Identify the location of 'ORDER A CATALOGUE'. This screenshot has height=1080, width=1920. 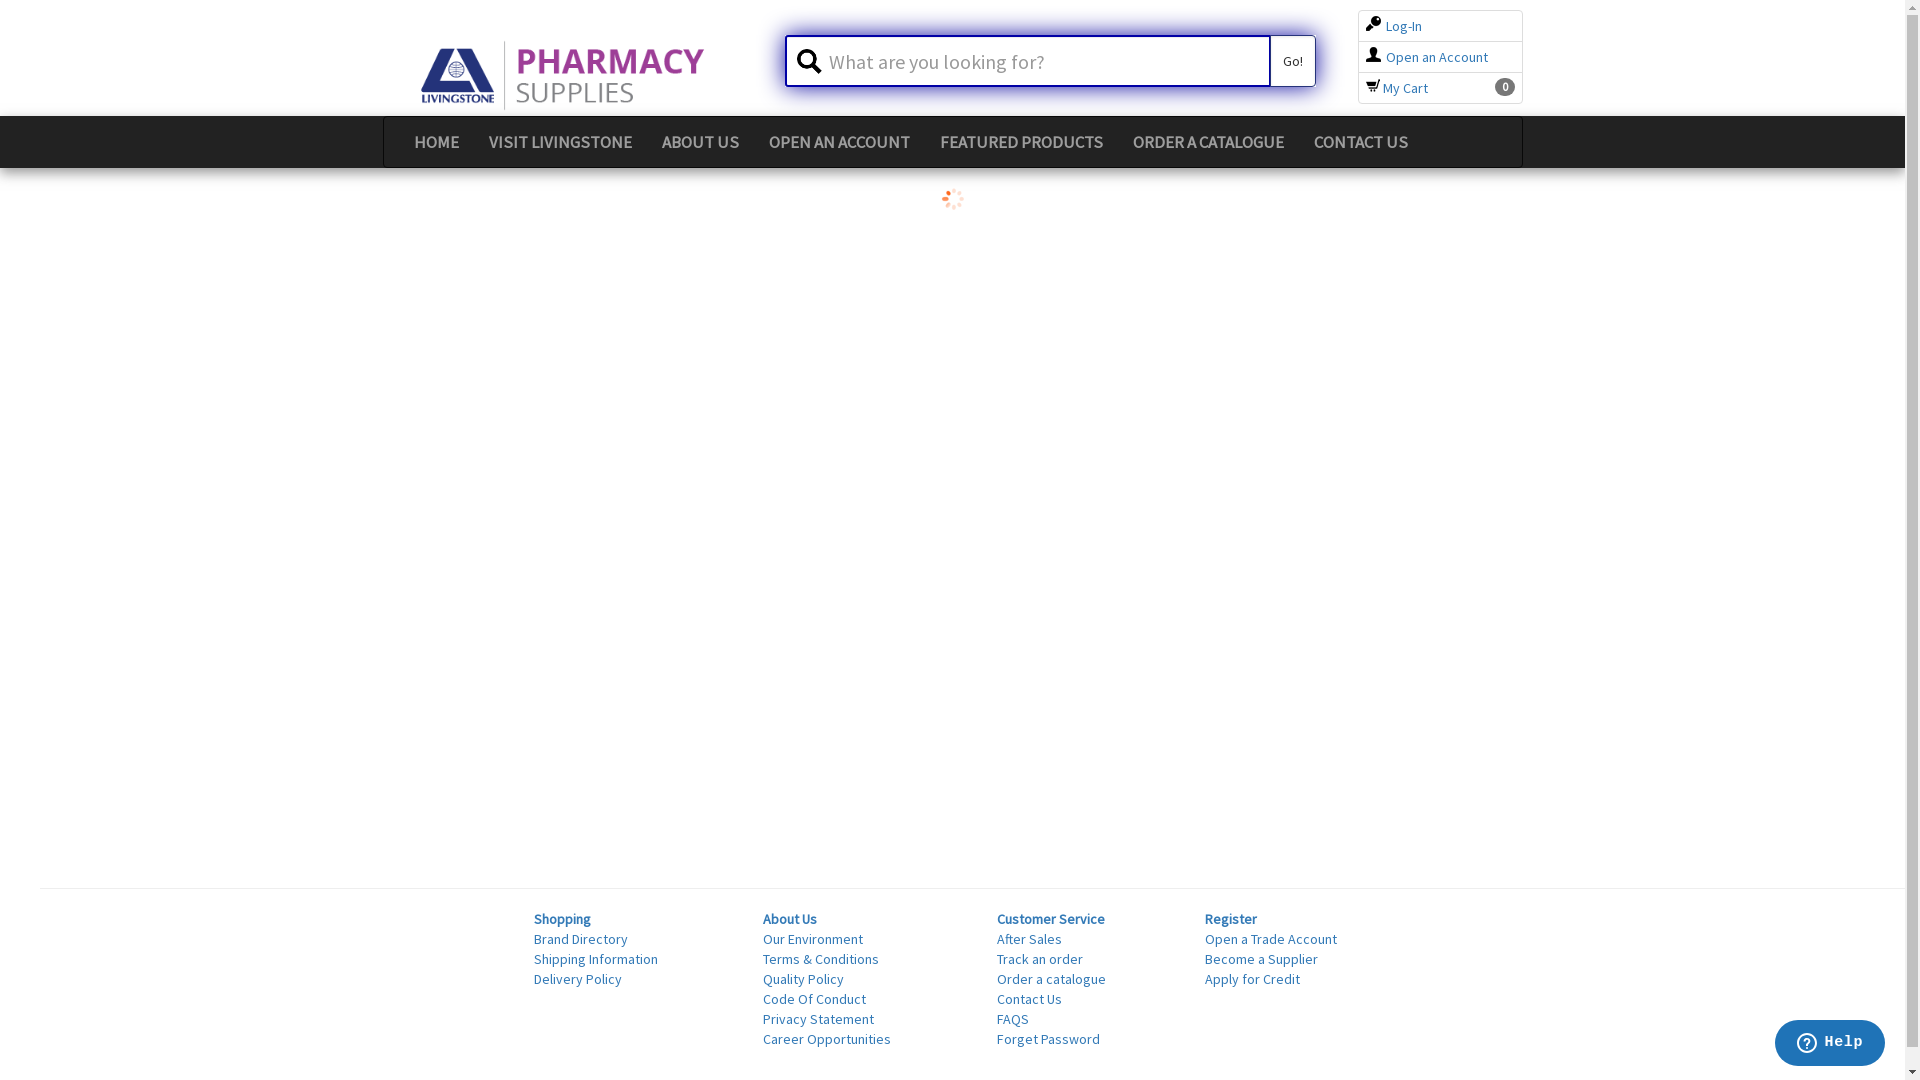
(1117, 141).